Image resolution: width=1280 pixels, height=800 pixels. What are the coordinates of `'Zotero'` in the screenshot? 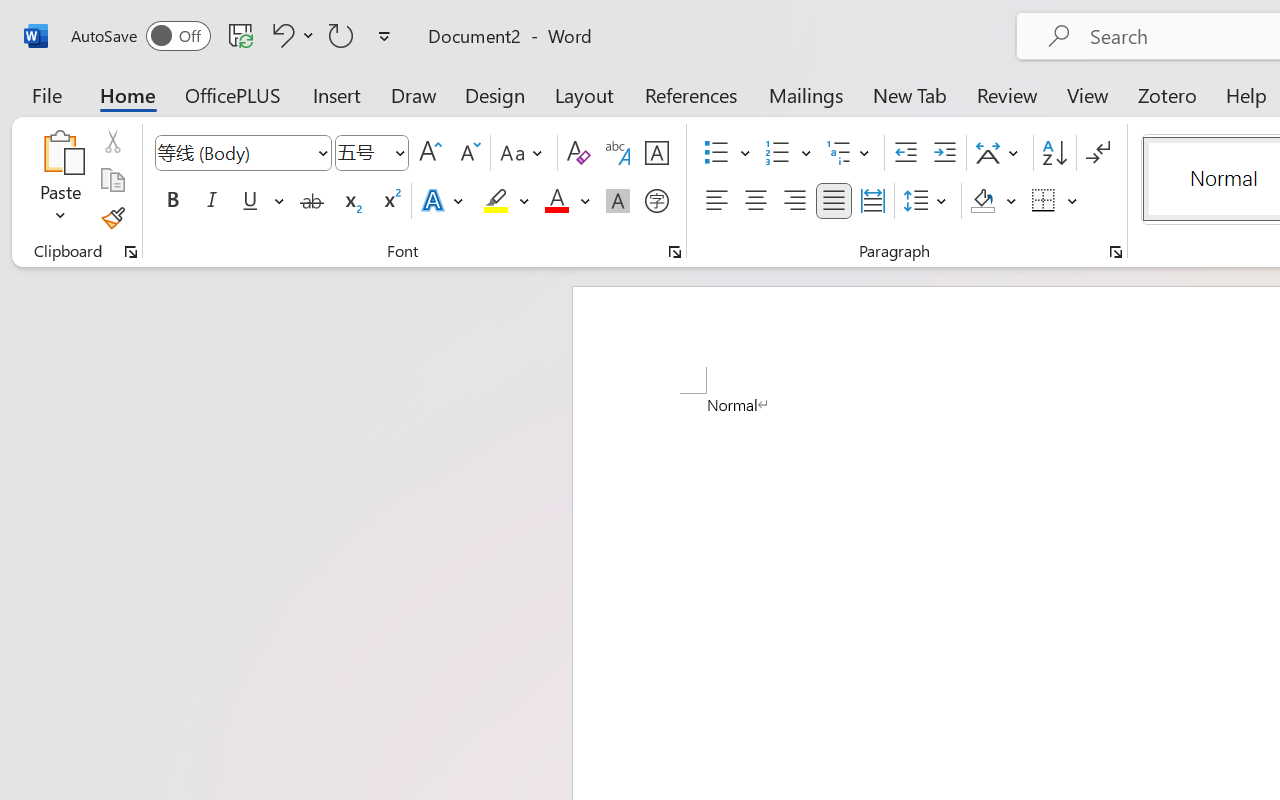 It's located at (1167, 94).